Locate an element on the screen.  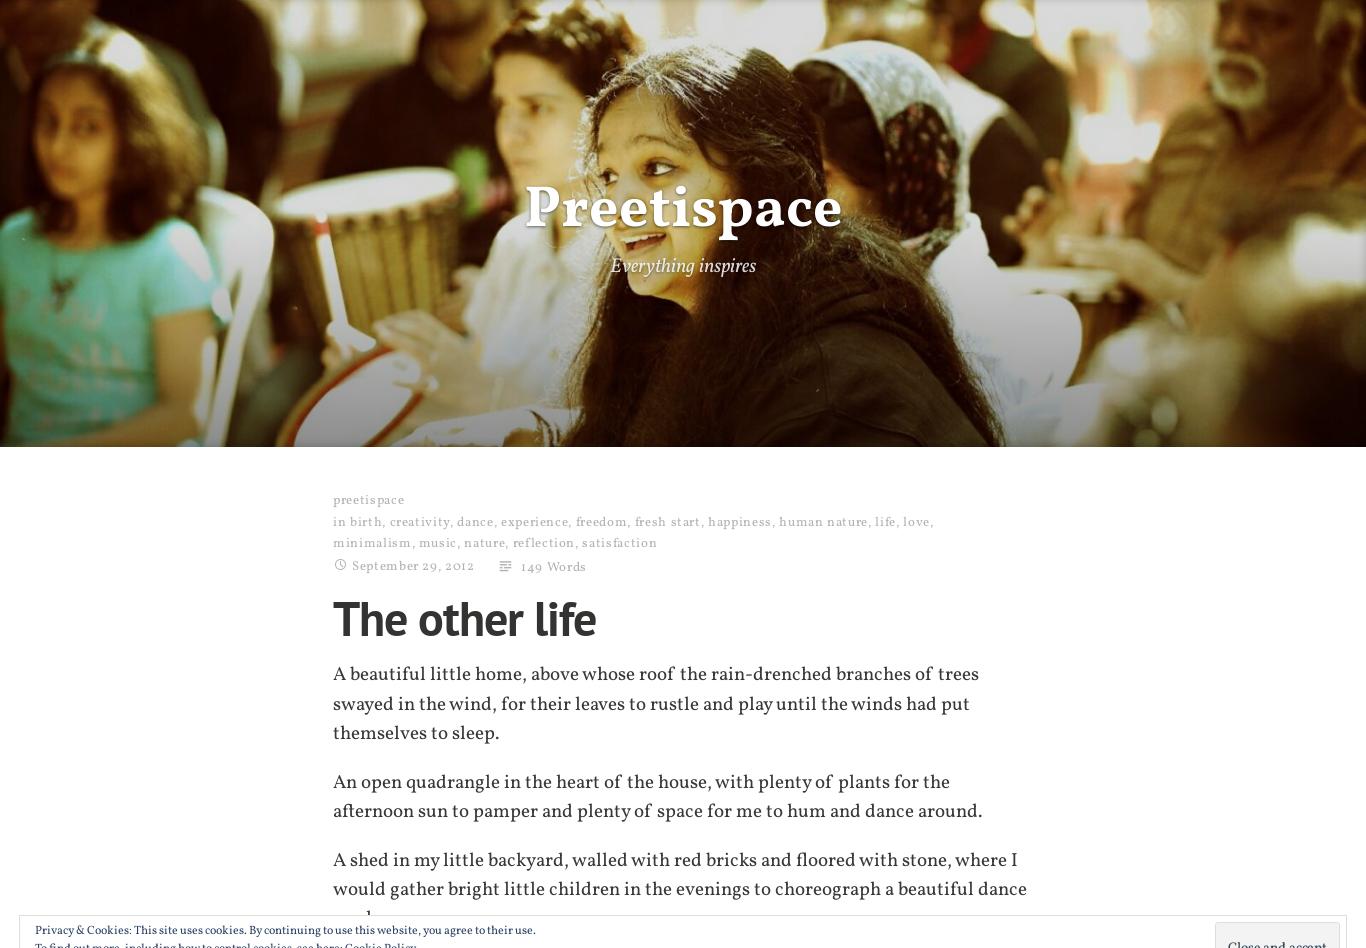
'reflection' is located at coordinates (511, 543).